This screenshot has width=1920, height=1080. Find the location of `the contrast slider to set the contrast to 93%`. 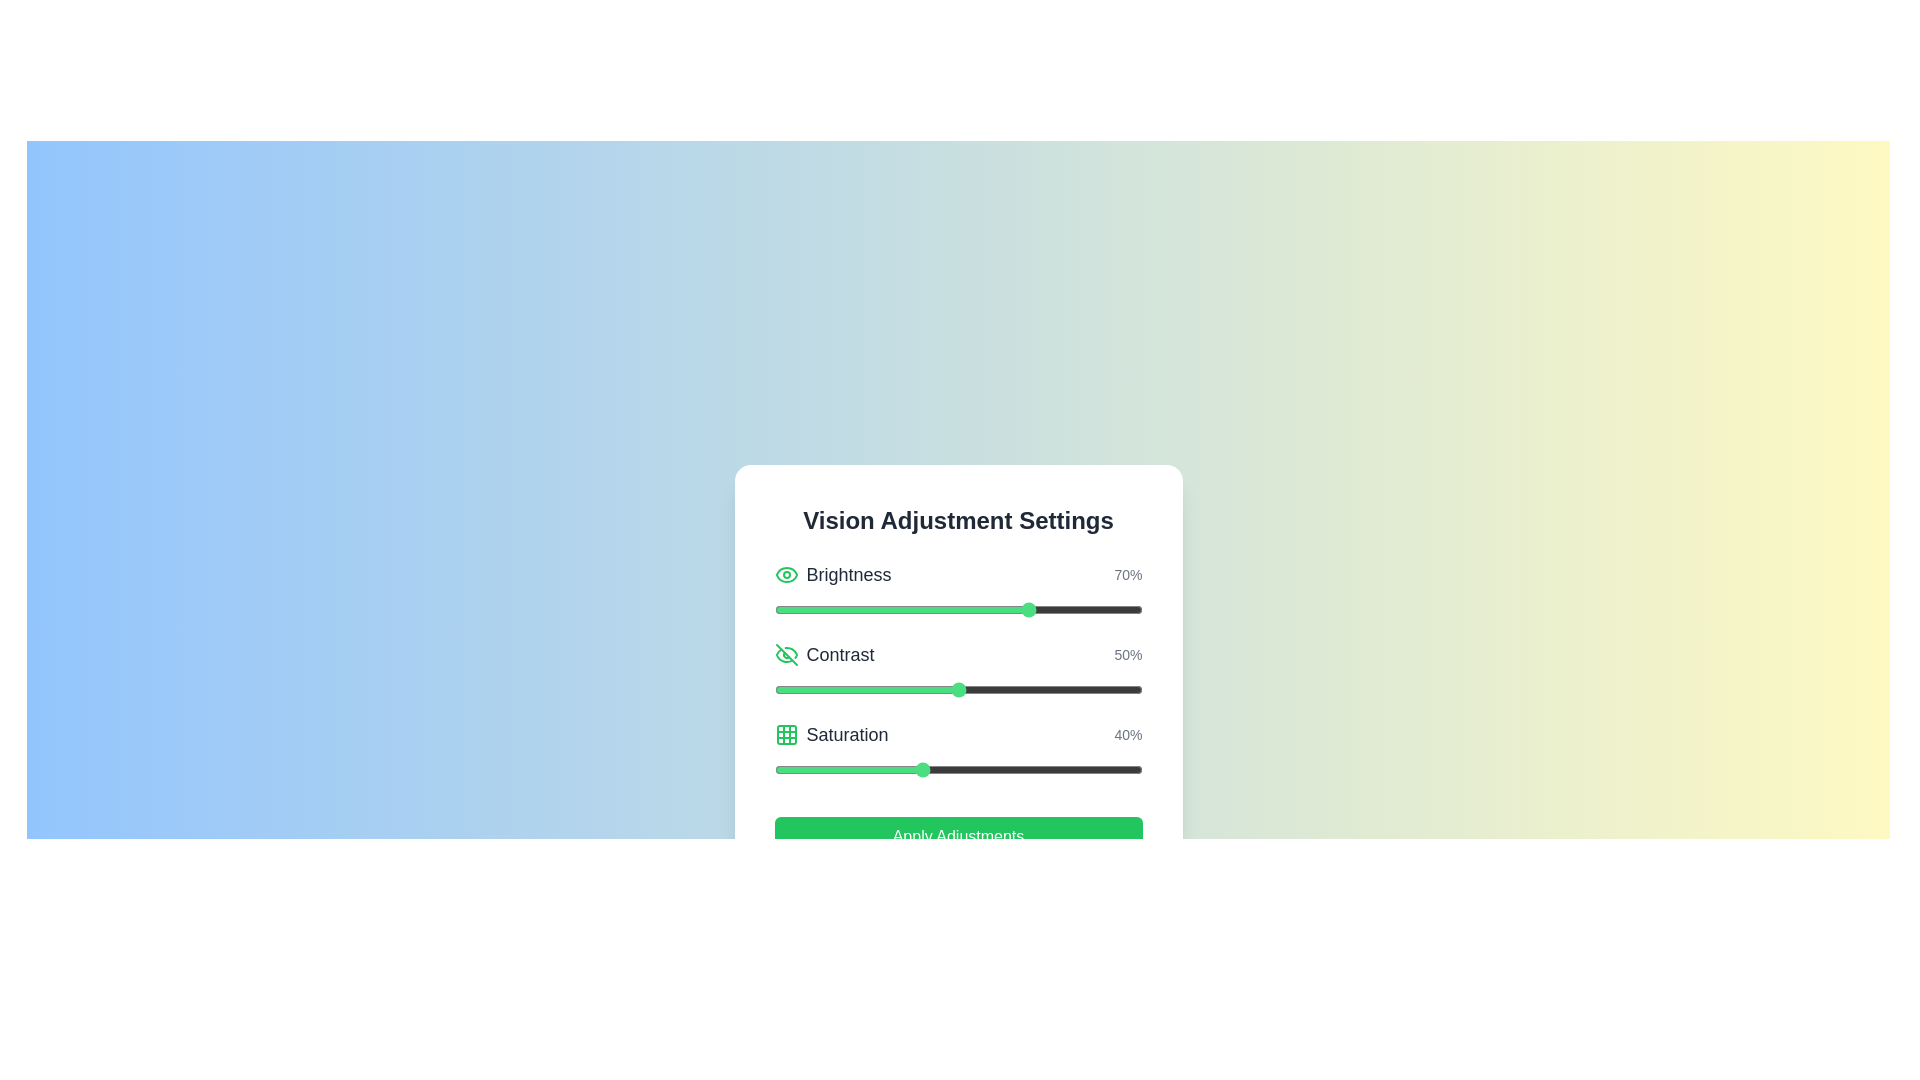

the contrast slider to set the contrast to 93% is located at coordinates (1115, 689).